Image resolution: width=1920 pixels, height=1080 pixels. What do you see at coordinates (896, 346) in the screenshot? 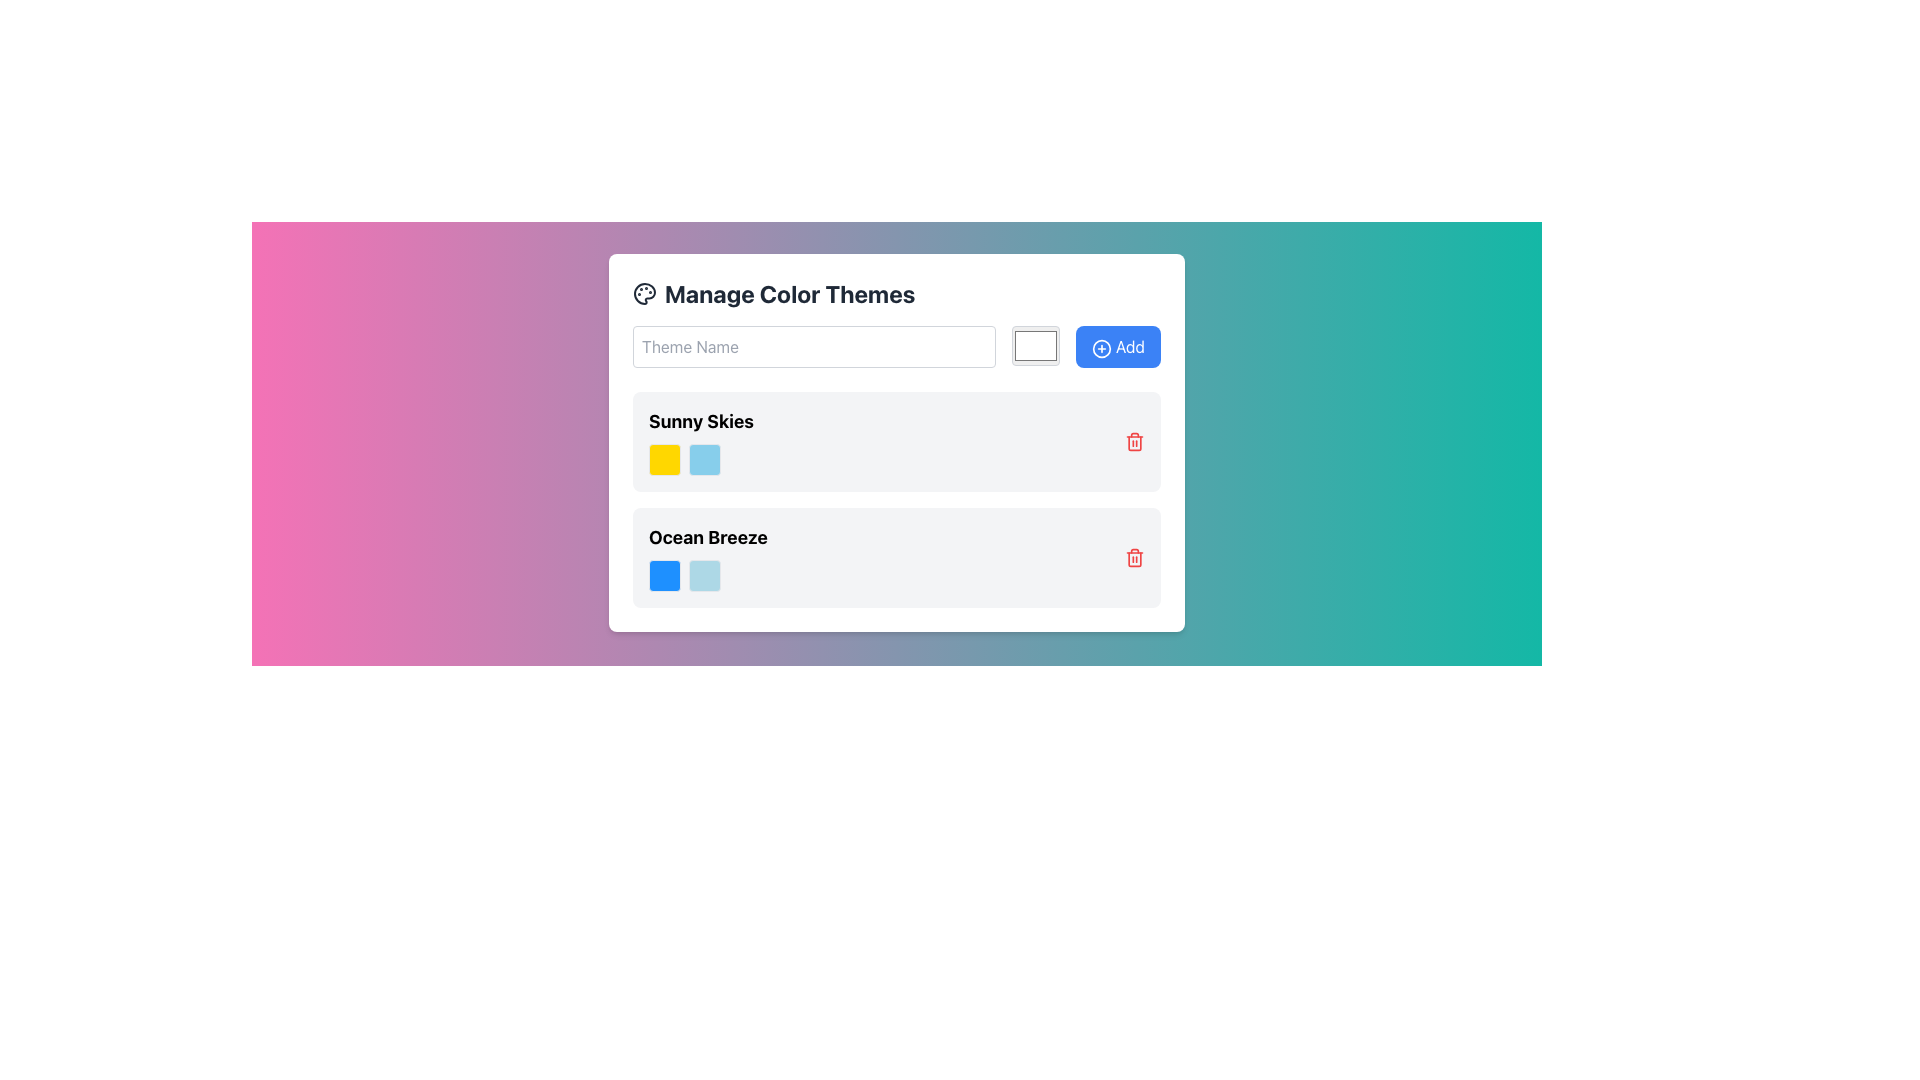
I see `a color from the color picker control located within the 'Manage Color Themes' composite component, positioned below the title and before the theme list items` at bounding box center [896, 346].